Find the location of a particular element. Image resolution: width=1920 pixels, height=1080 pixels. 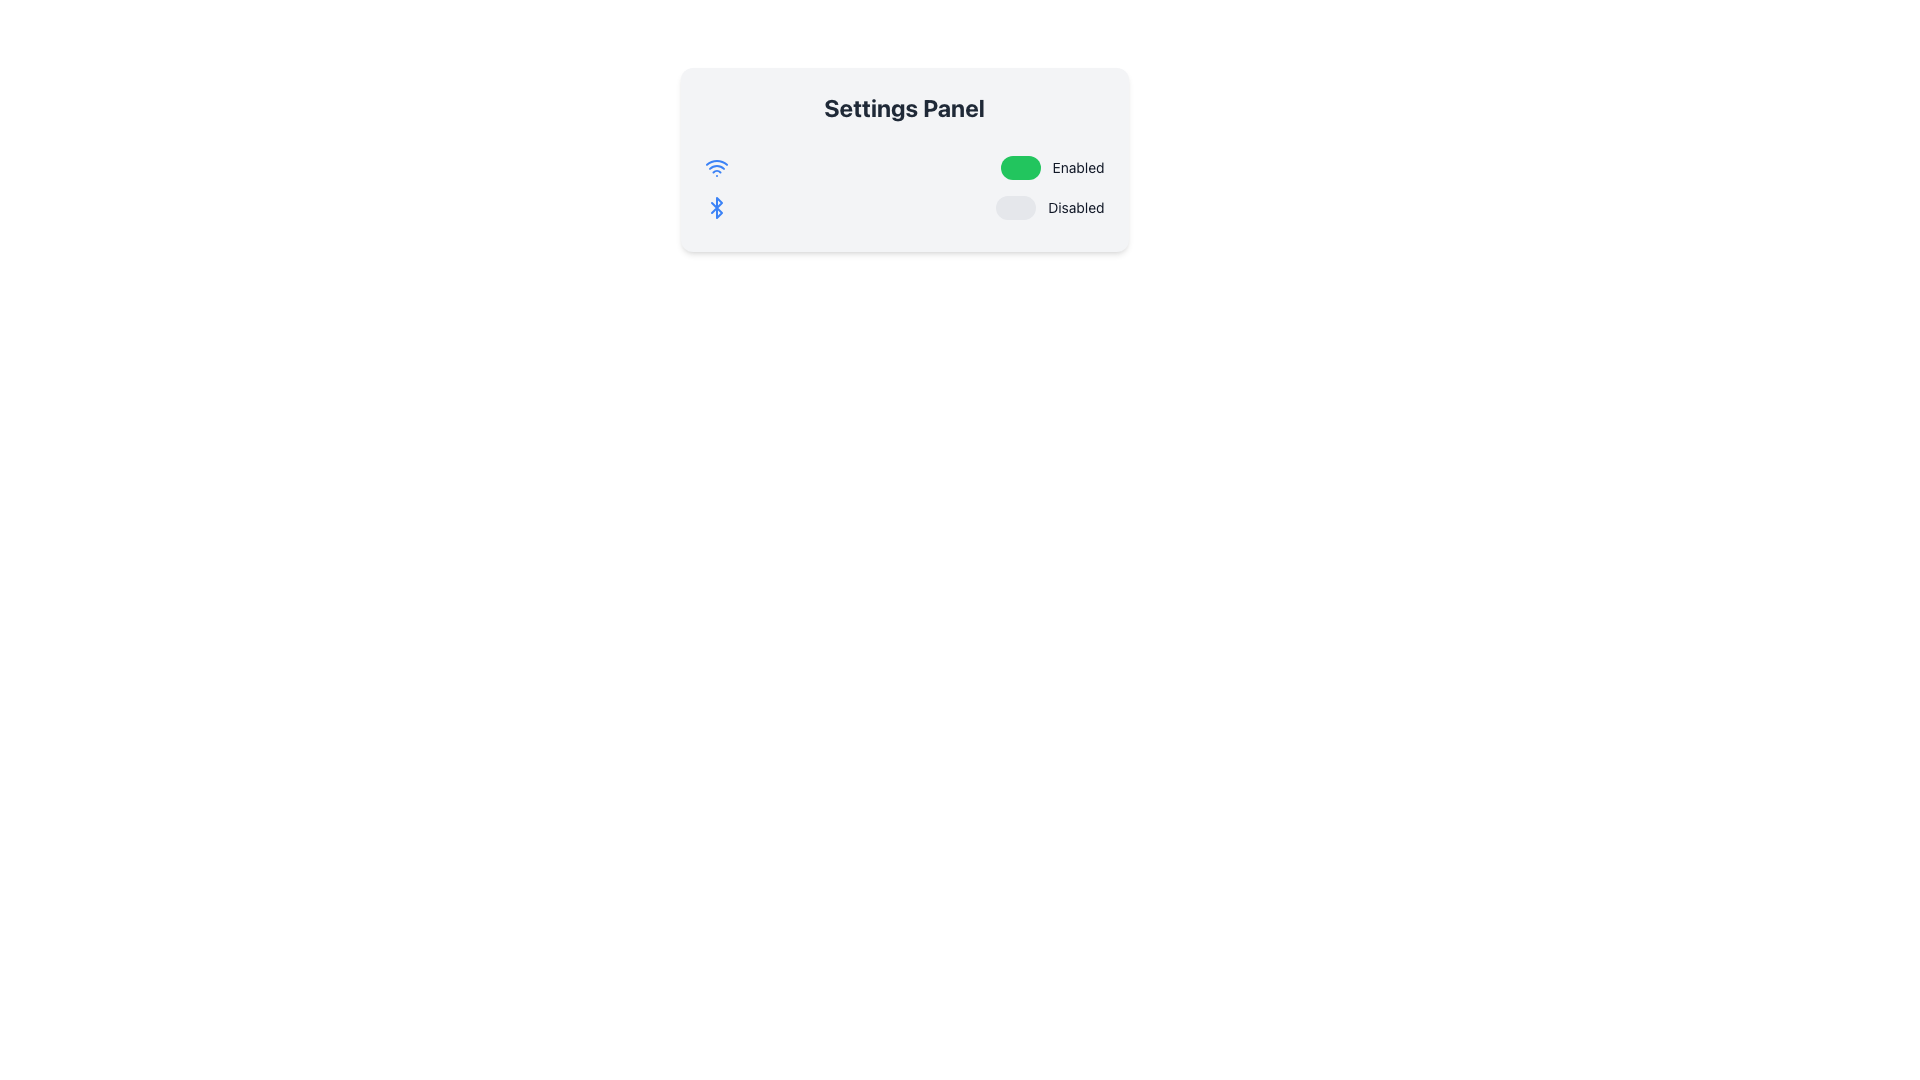

the text label displaying 'Enabled' in a settings-like interface, which is positioned to the right of a green toggle switch is located at coordinates (1077, 167).